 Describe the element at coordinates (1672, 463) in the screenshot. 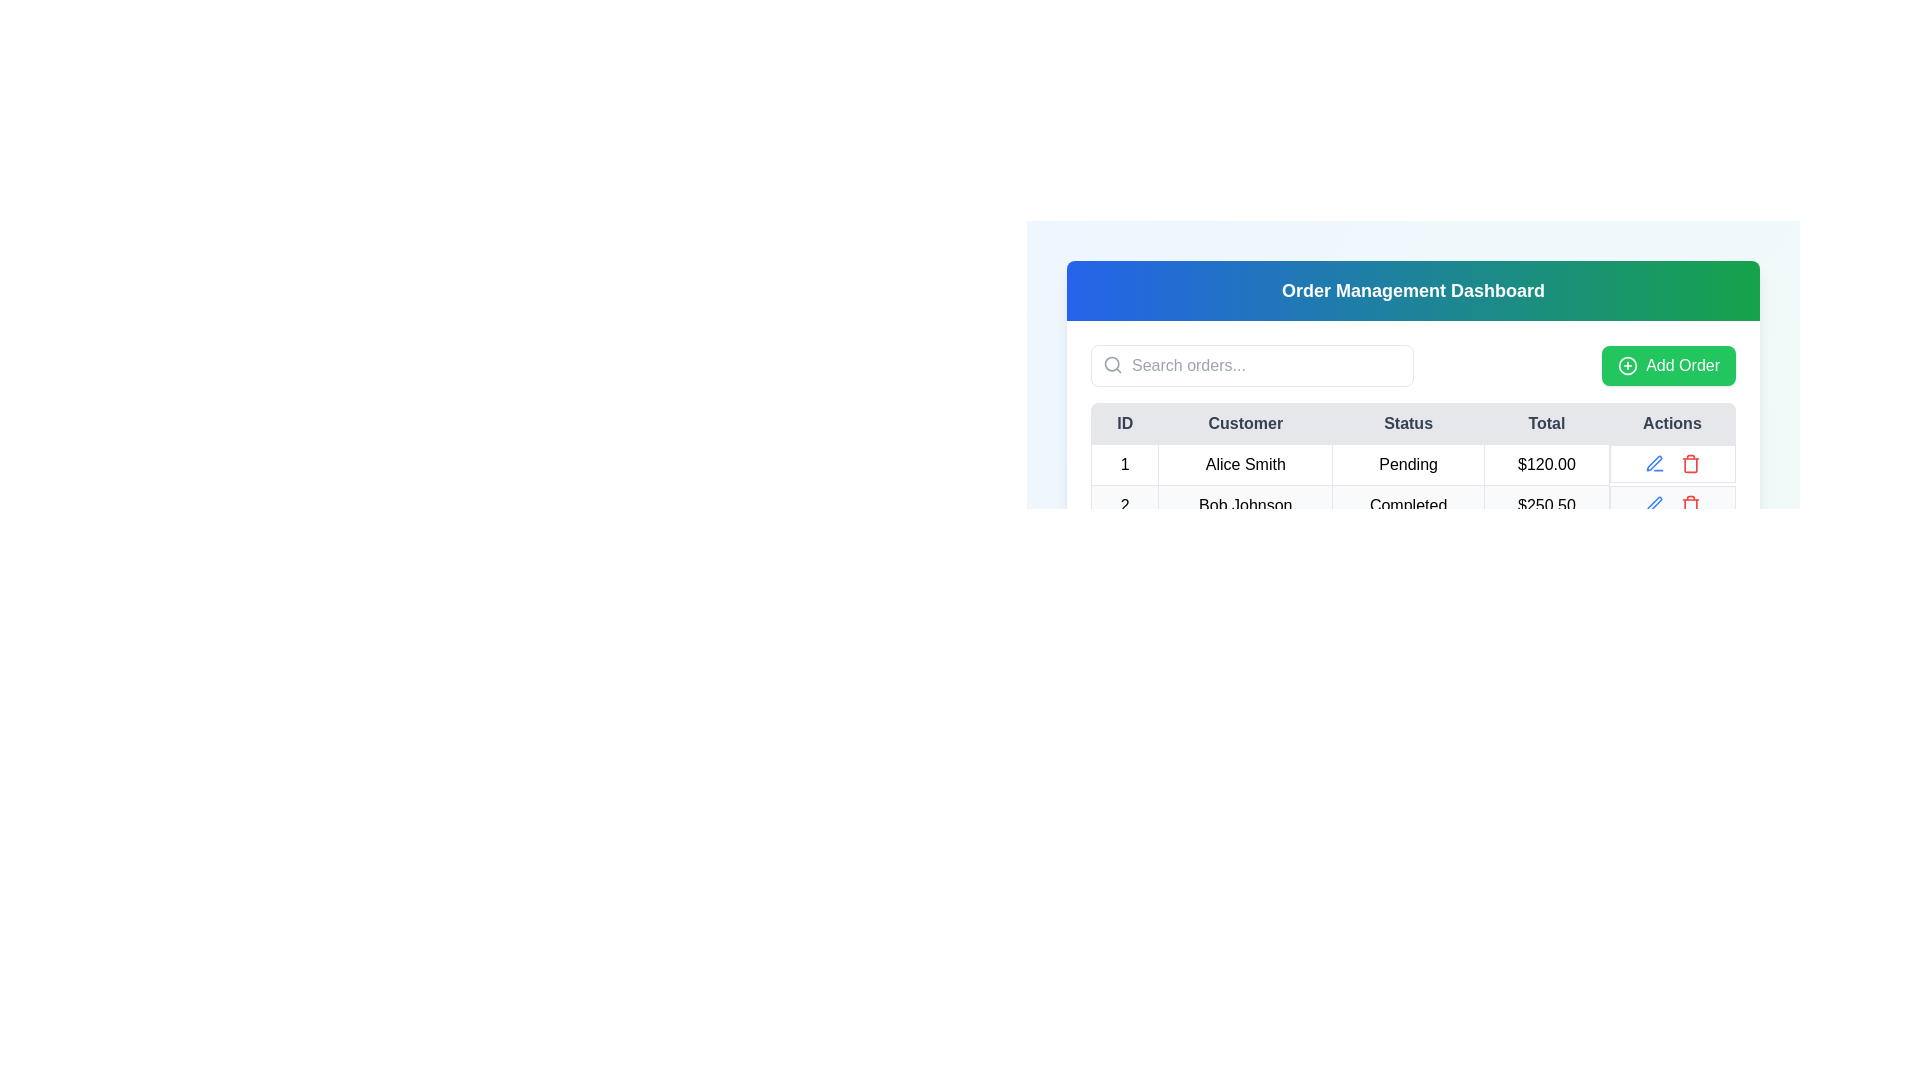

I see `the blue pencil icon in the Action menu for the row corresponding to the customer 'Alice Smith' to initiate the editing functionality` at that location.